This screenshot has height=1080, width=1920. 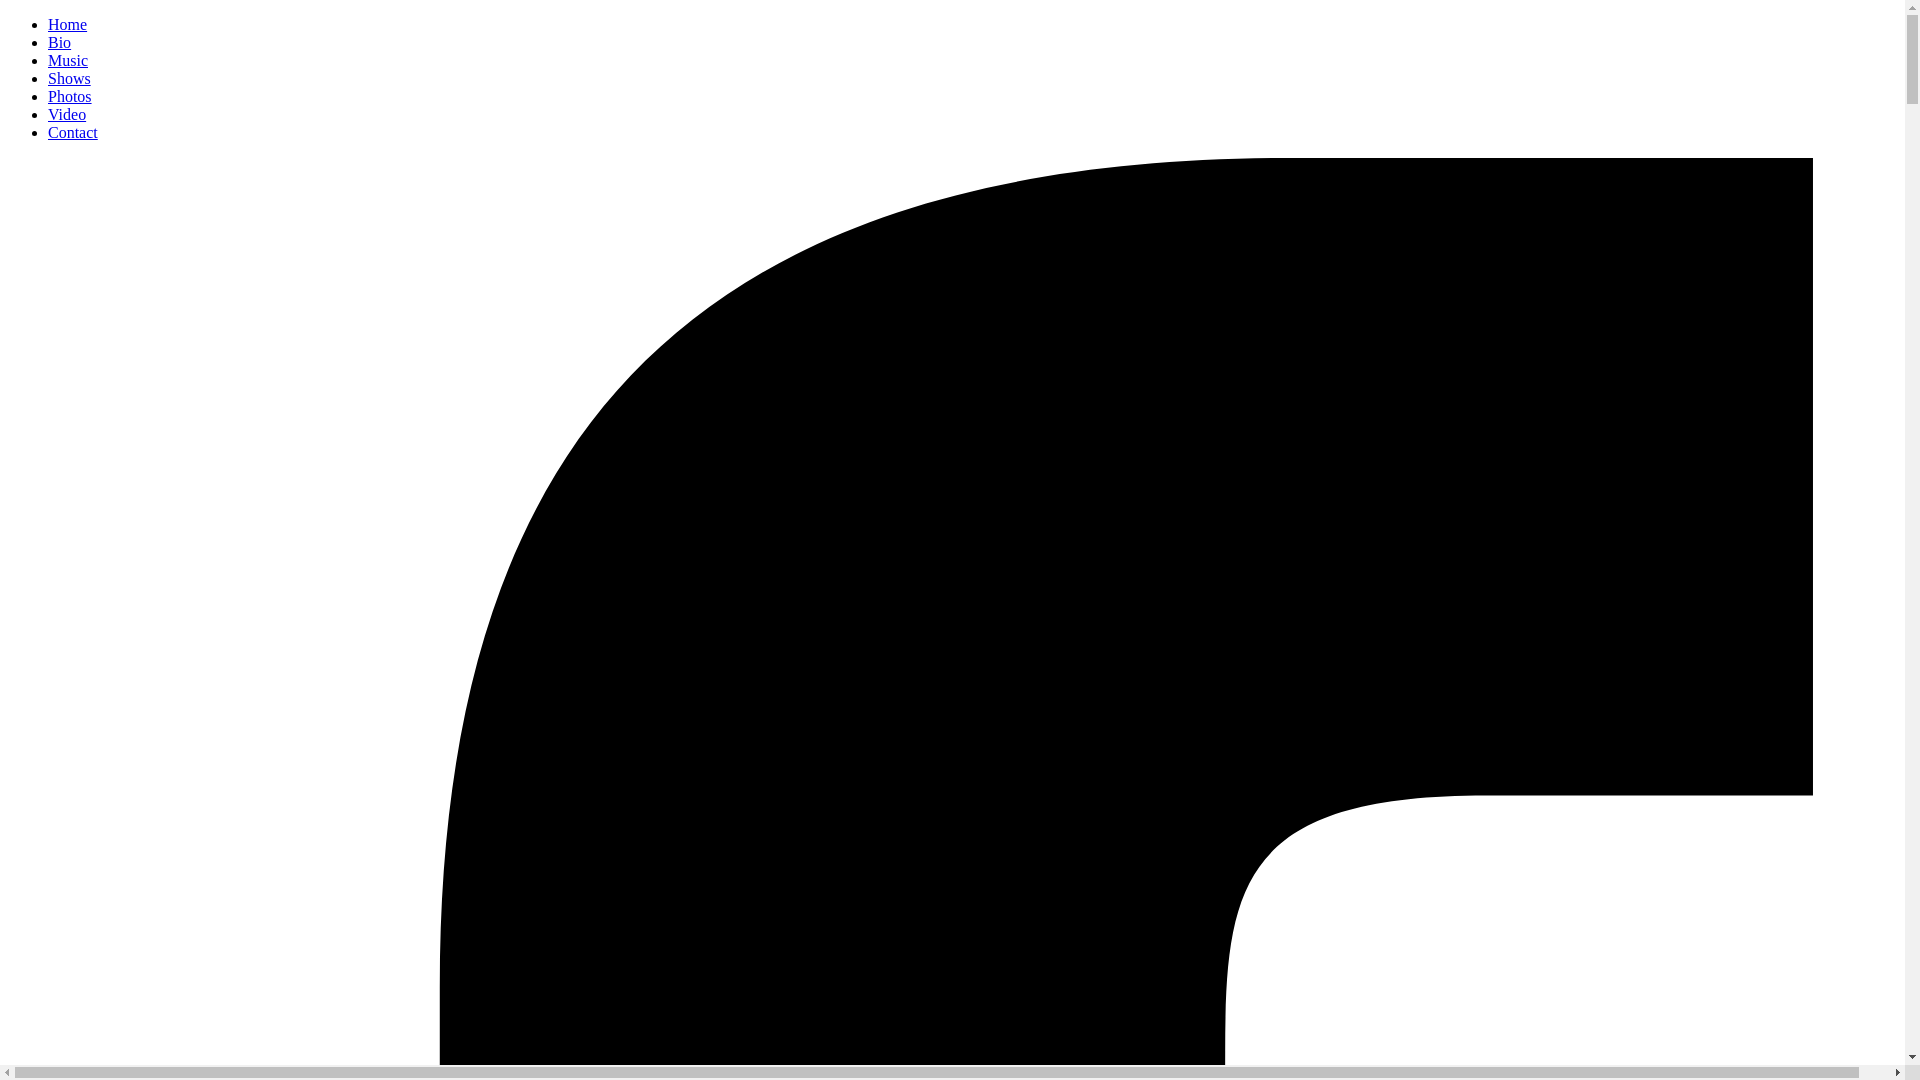 I want to click on 'Photos', so click(x=70, y=96).